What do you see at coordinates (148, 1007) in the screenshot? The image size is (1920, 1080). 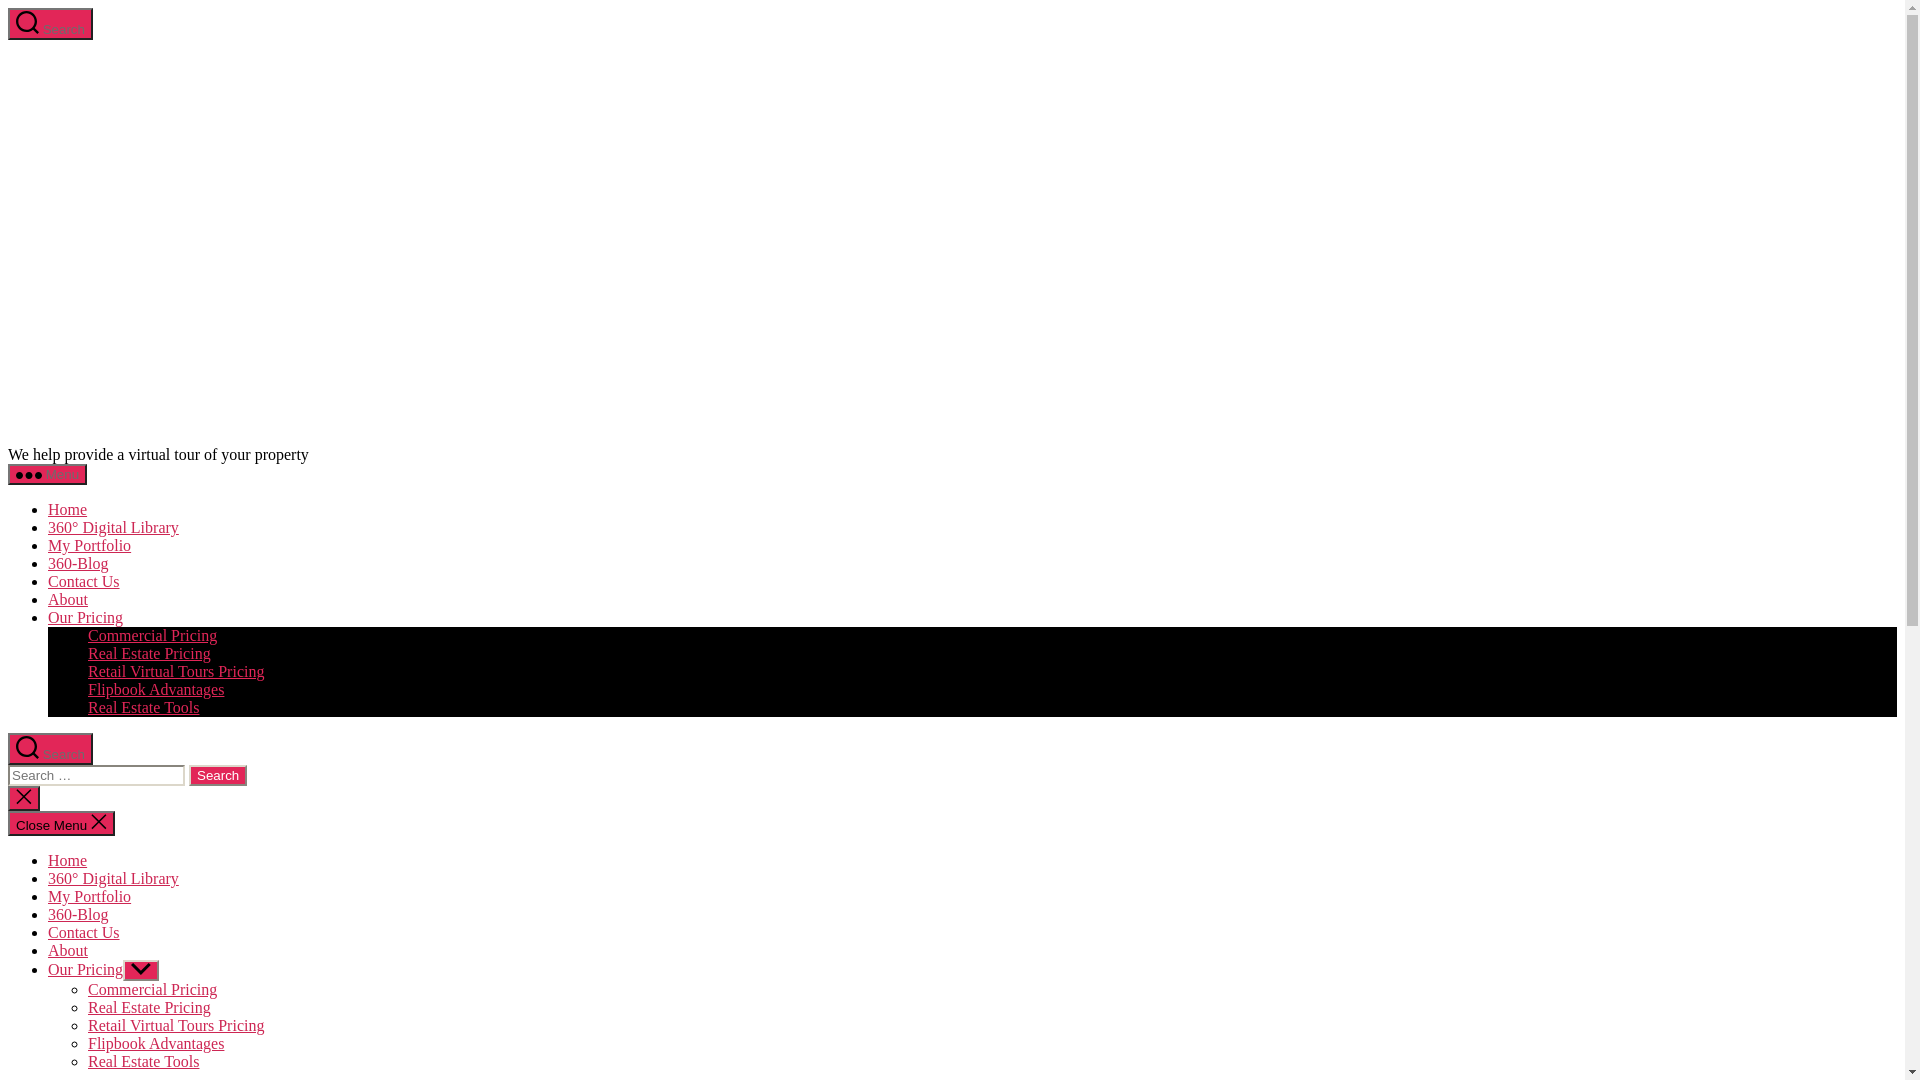 I see `'Real Estate Pricing'` at bounding box center [148, 1007].